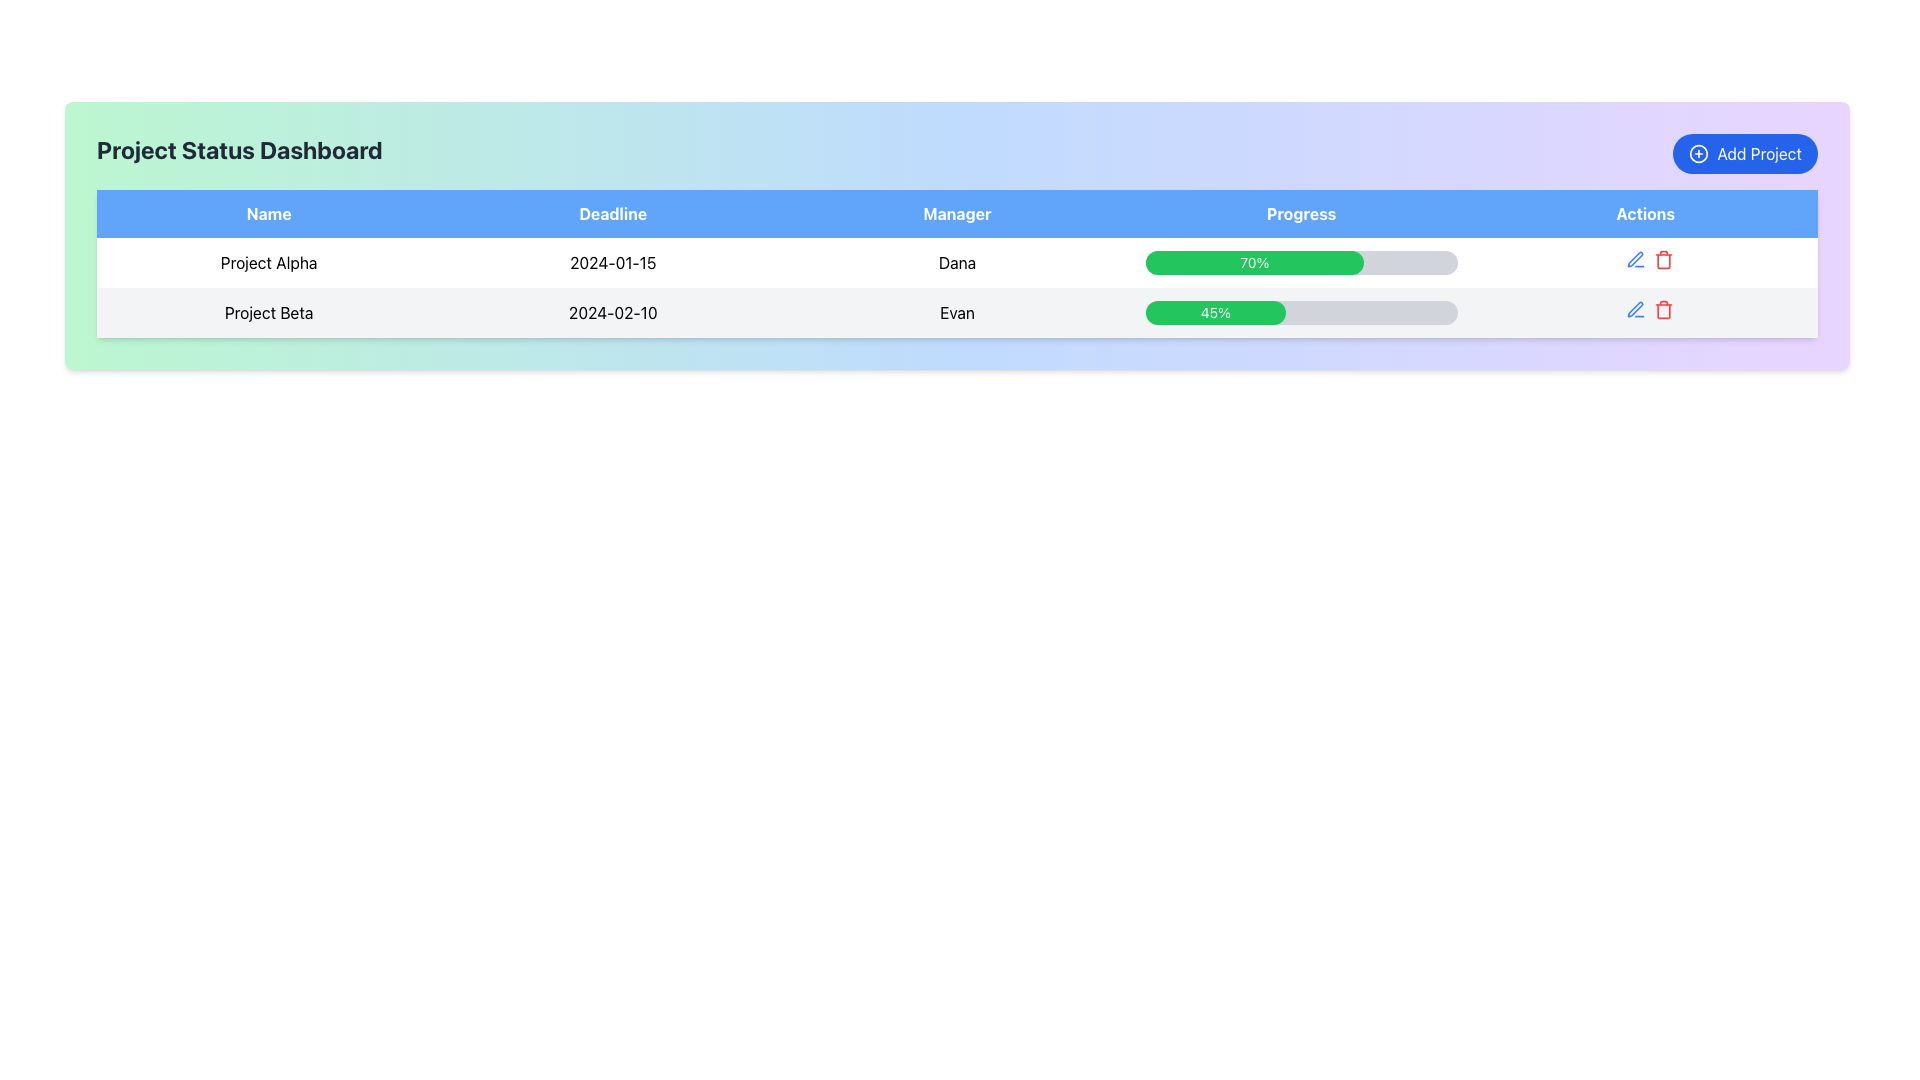  What do you see at coordinates (612, 261) in the screenshot?
I see `the text display element showing '2024-01-15' in the 'Deadline' column of the 'Project Alpha' row for interaction` at bounding box center [612, 261].